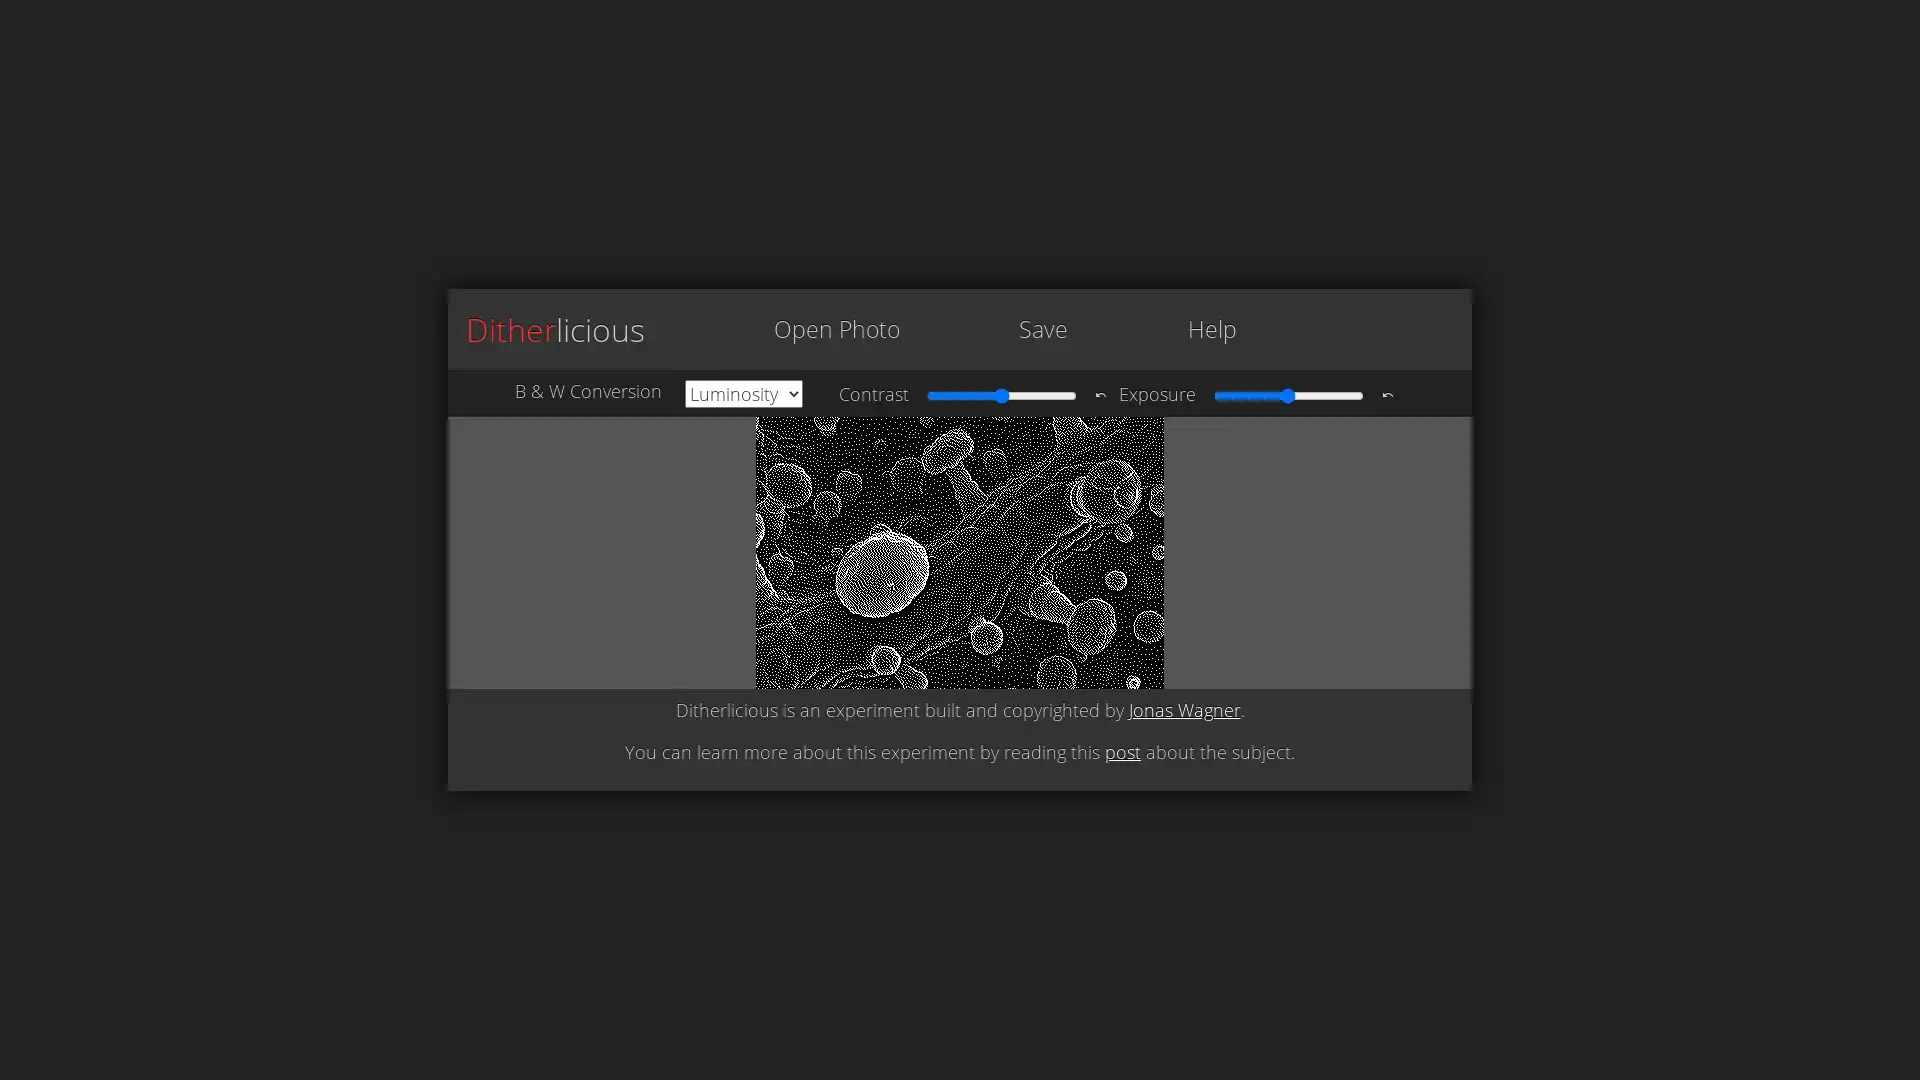  What do you see at coordinates (780, 111) in the screenshot?
I see `Choose File` at bounding box center [780, 111].